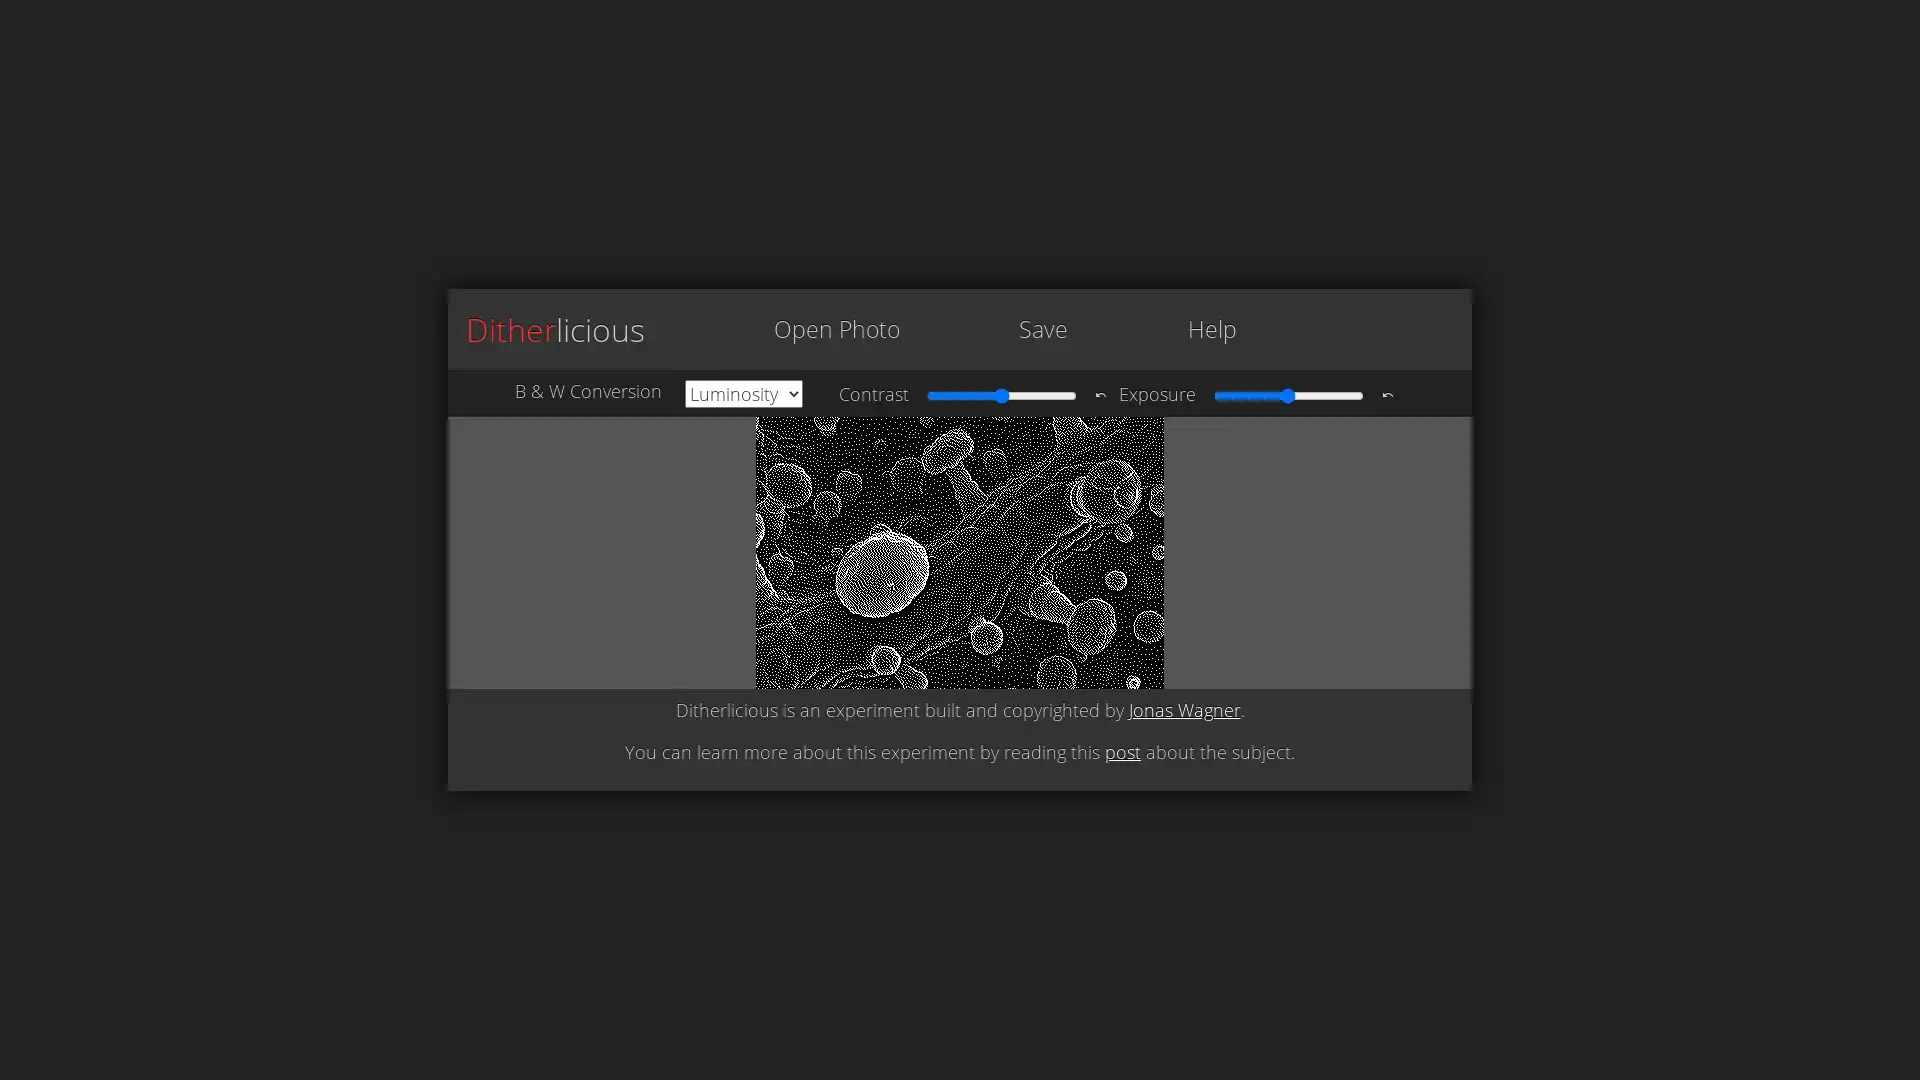  What do you see at coordinates (780, 111) in the screenshot?
I see `Choose File` at bounding box center [780, 111].